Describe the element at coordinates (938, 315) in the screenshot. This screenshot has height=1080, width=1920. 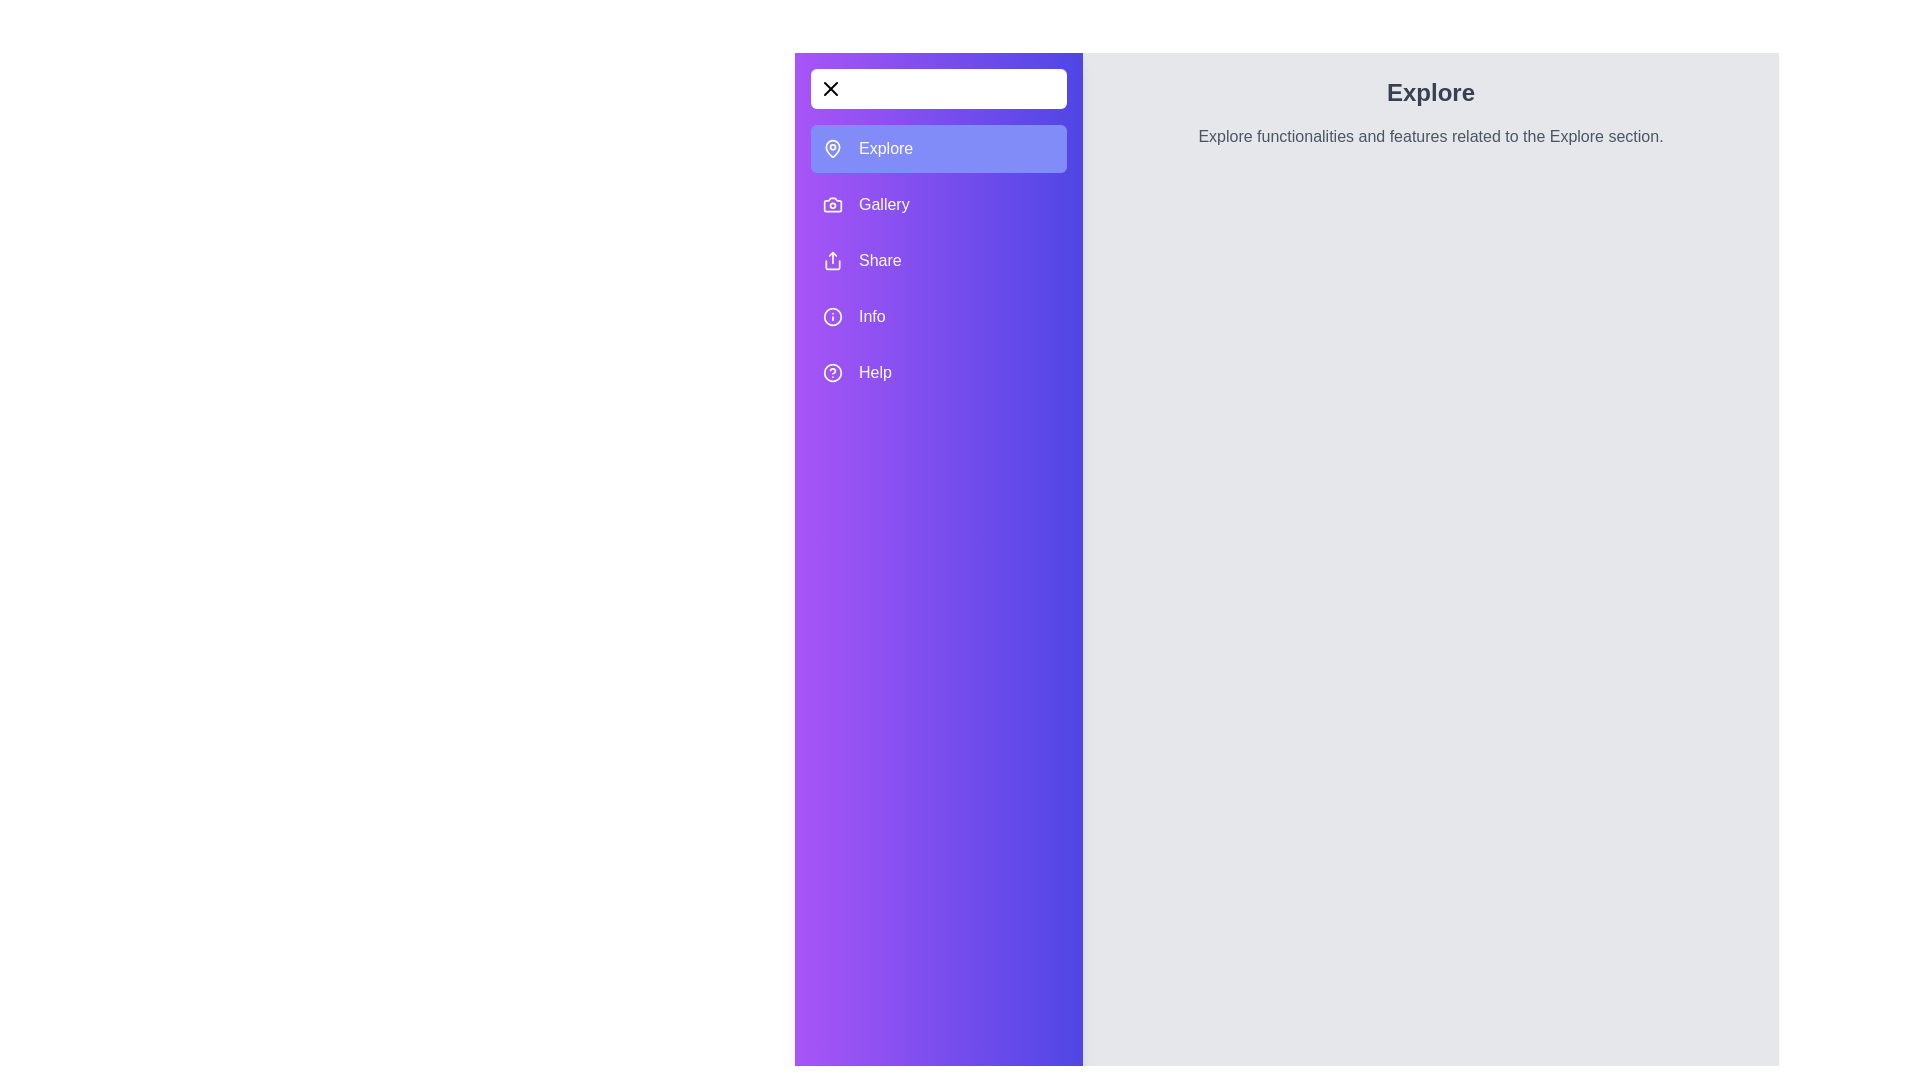
I see `the tab labeled Info in the navigation drawer` at that location.